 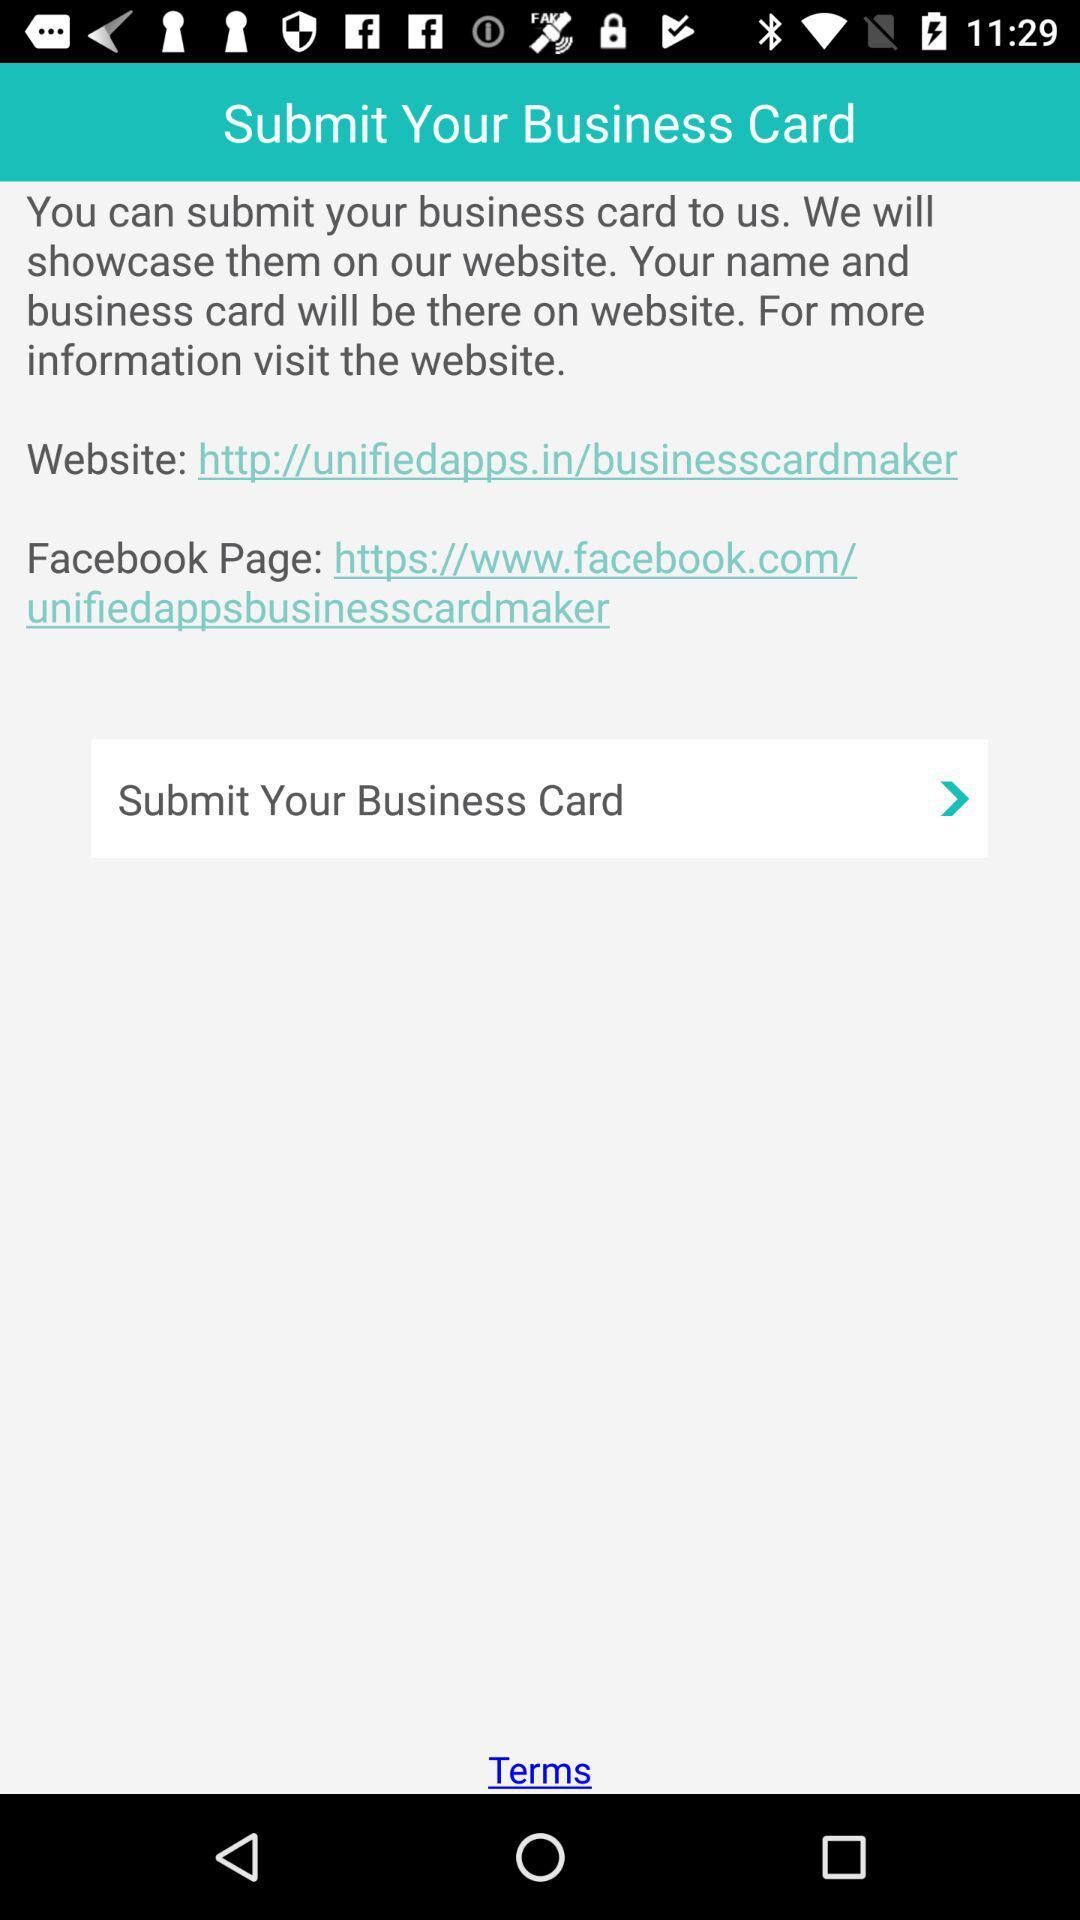 What do you see at coordinates (553, 407) in the screenshot?
I see `item above the submit your business app` at bounding box center [553, 407].